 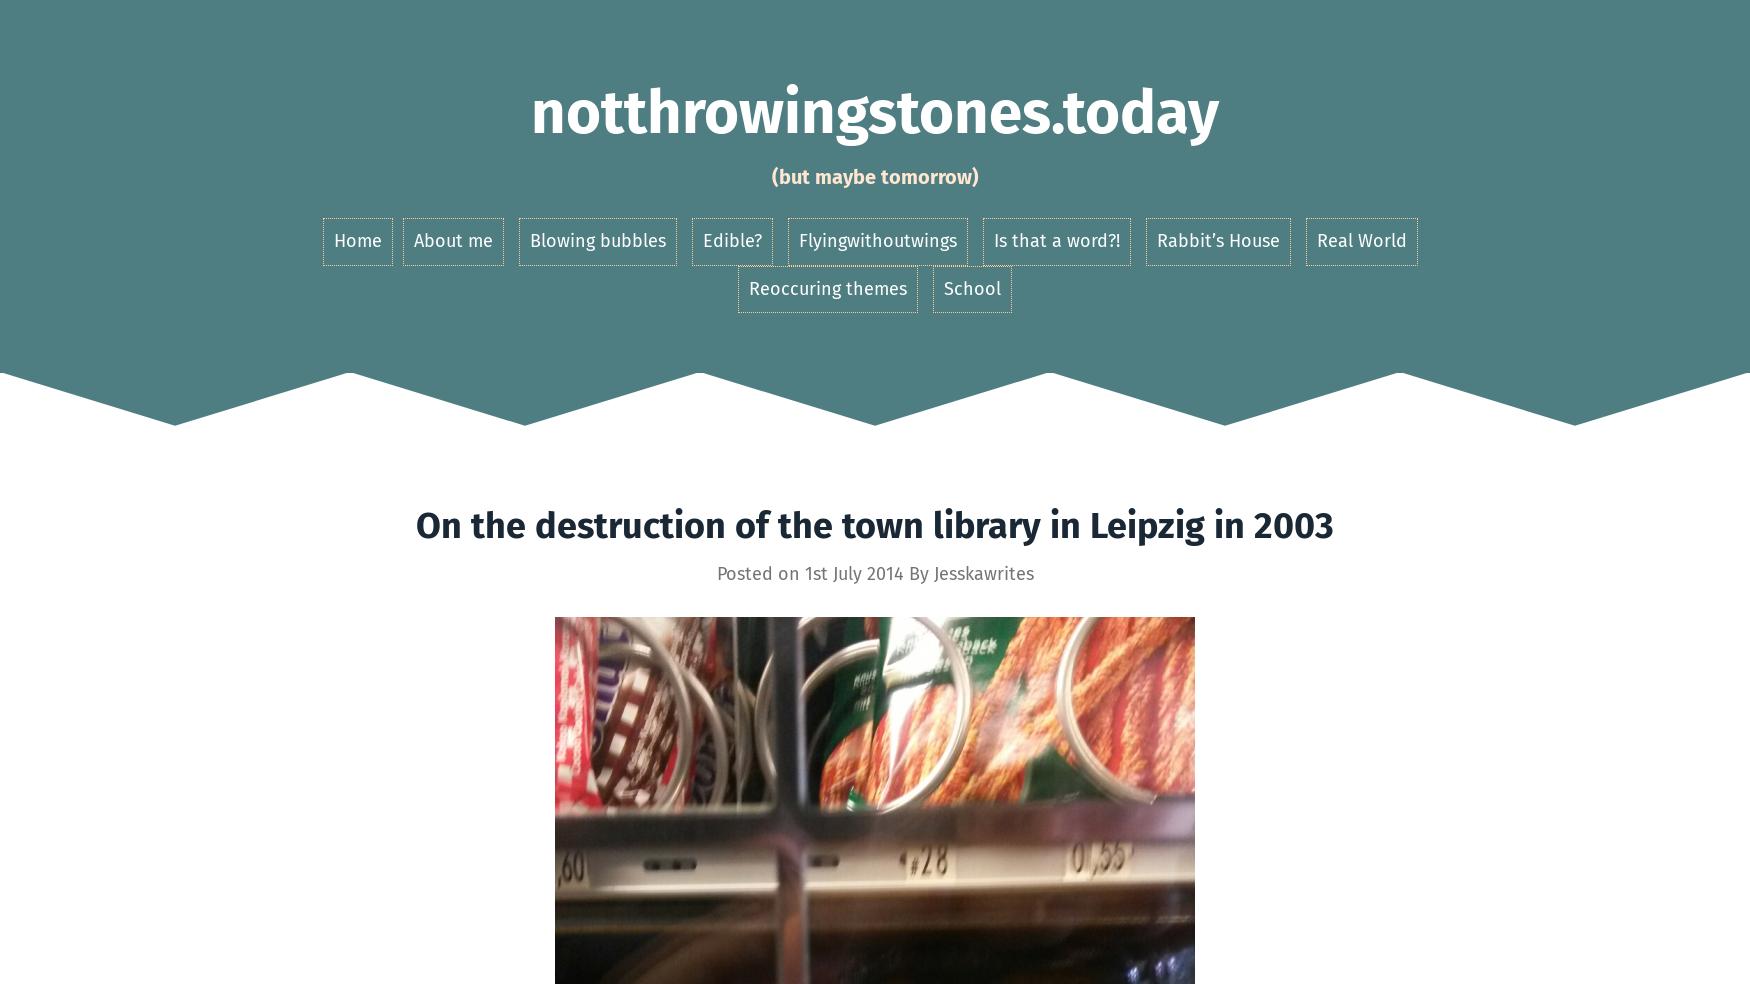 What do you see at coordinates (853, 571) in the screenshot?
I see `'1st July 2014'` at bounding box center [853, 571].